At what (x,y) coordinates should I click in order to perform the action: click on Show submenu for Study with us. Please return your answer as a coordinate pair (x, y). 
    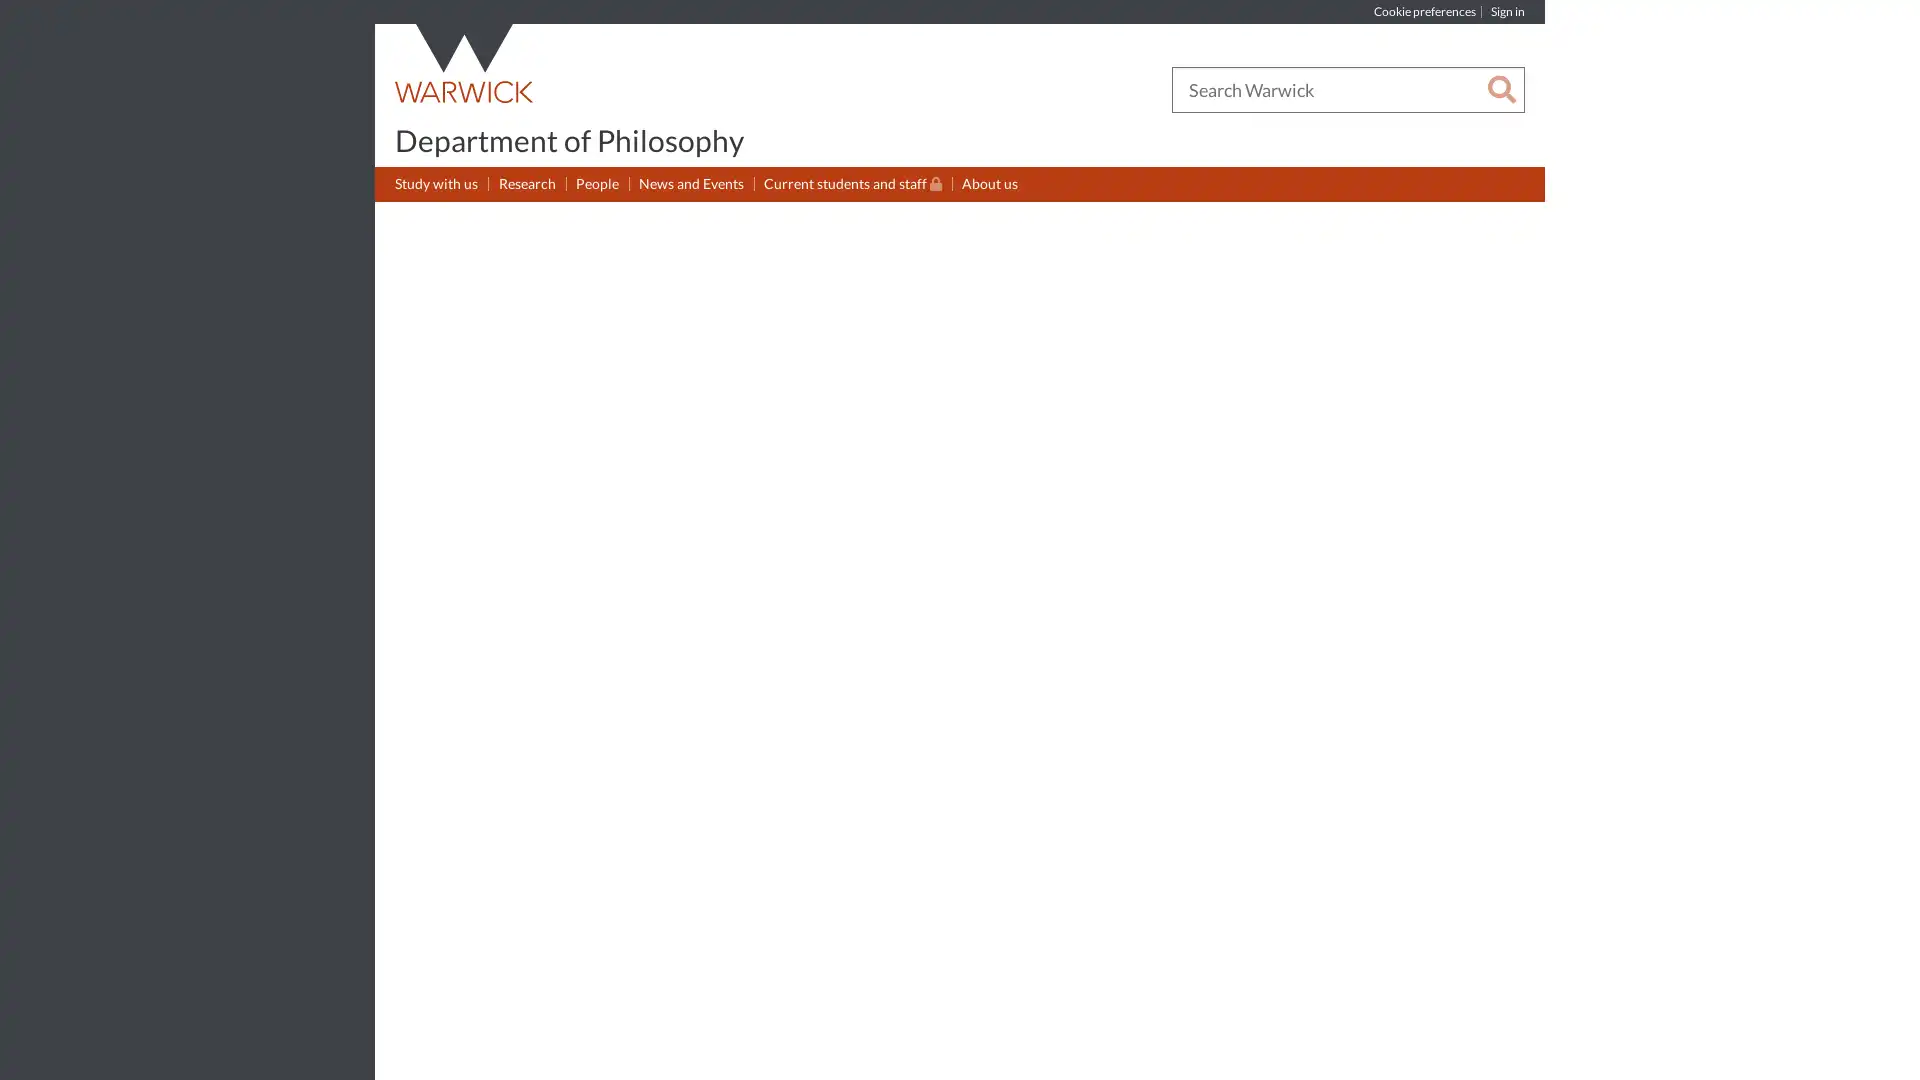
    Looking at the image, I should click on (399, 172).